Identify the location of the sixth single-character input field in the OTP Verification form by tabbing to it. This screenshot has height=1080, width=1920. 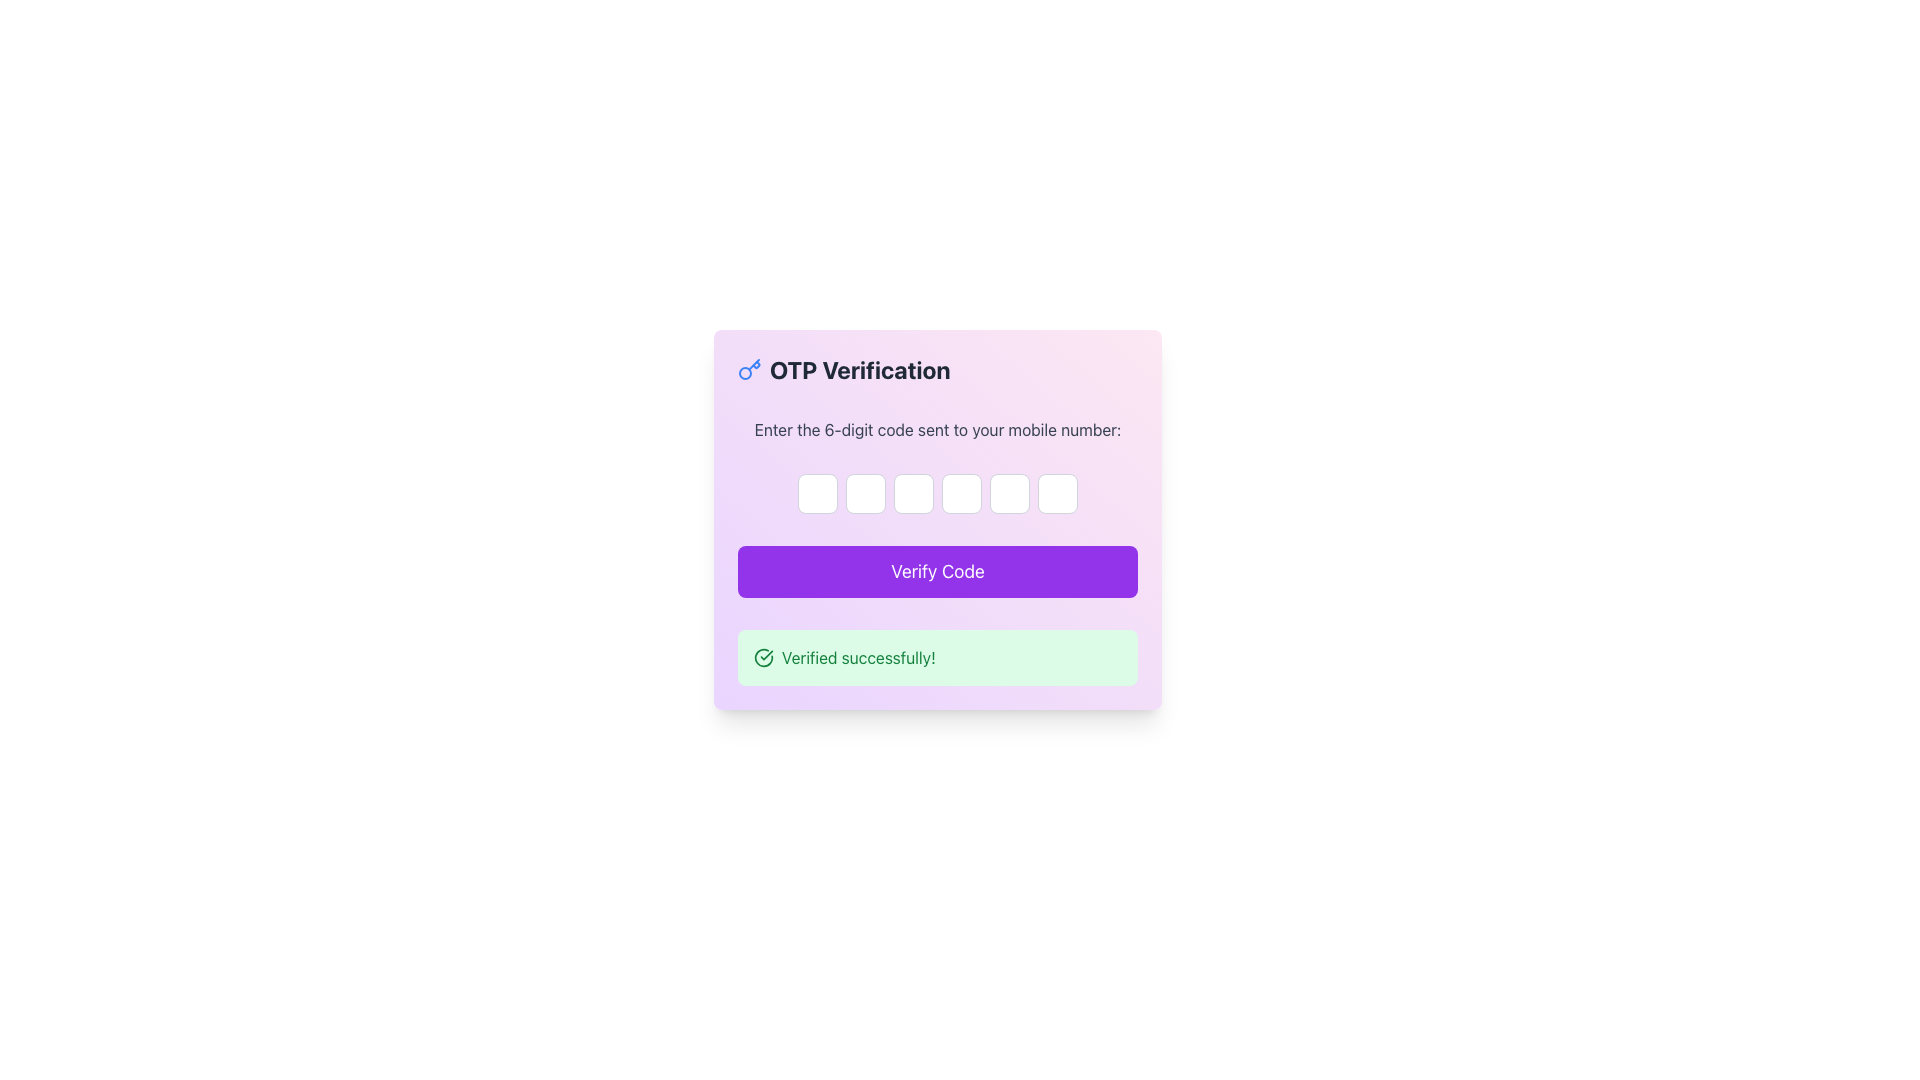
(1056, 493).